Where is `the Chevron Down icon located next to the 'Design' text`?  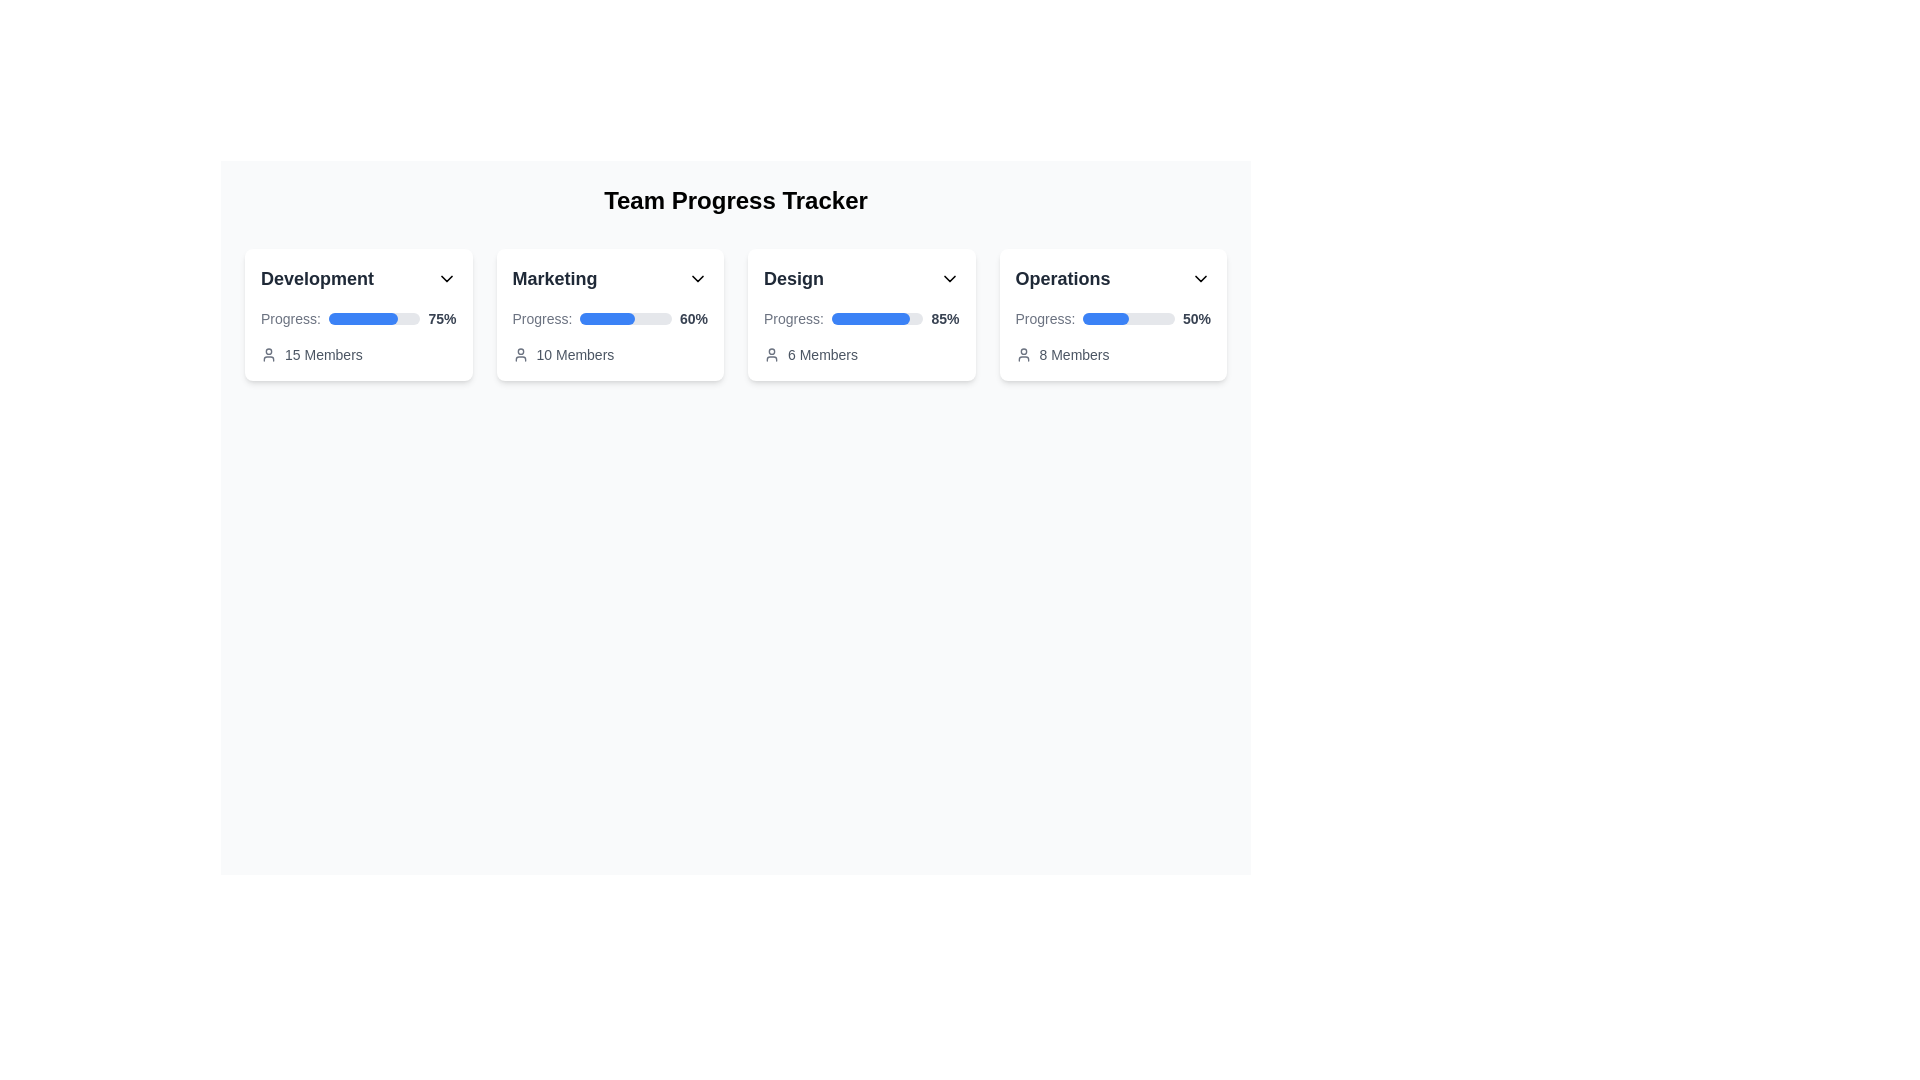
the Chevron Down icon located next to the 'Design' text is located at coordinates (948, 278).